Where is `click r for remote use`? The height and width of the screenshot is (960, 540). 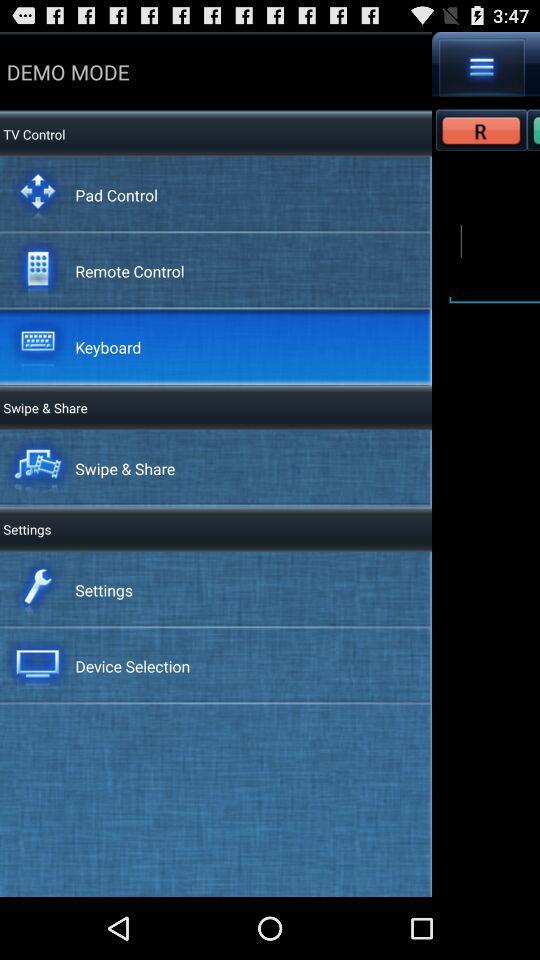 click r for remote use is located at coordinates (480, 128).